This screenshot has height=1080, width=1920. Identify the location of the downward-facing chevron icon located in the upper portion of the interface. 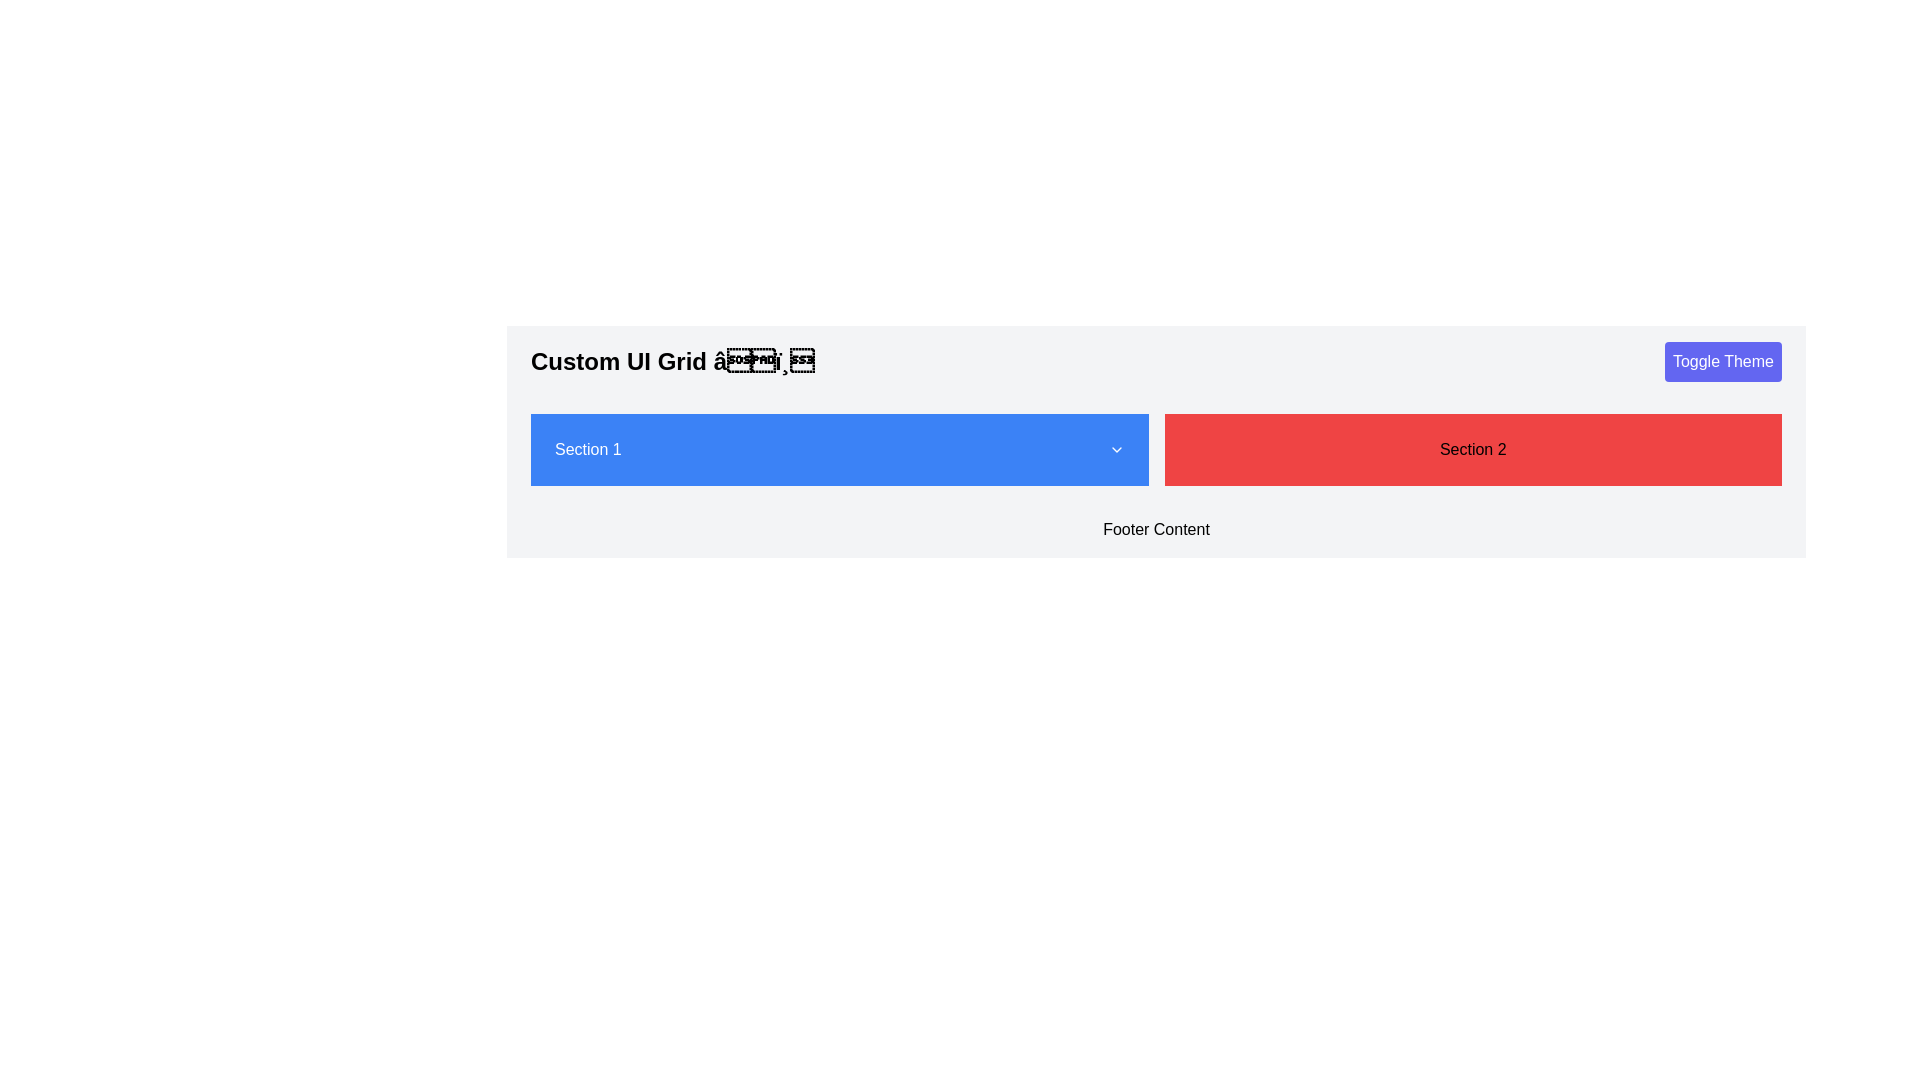
(1115, 450).